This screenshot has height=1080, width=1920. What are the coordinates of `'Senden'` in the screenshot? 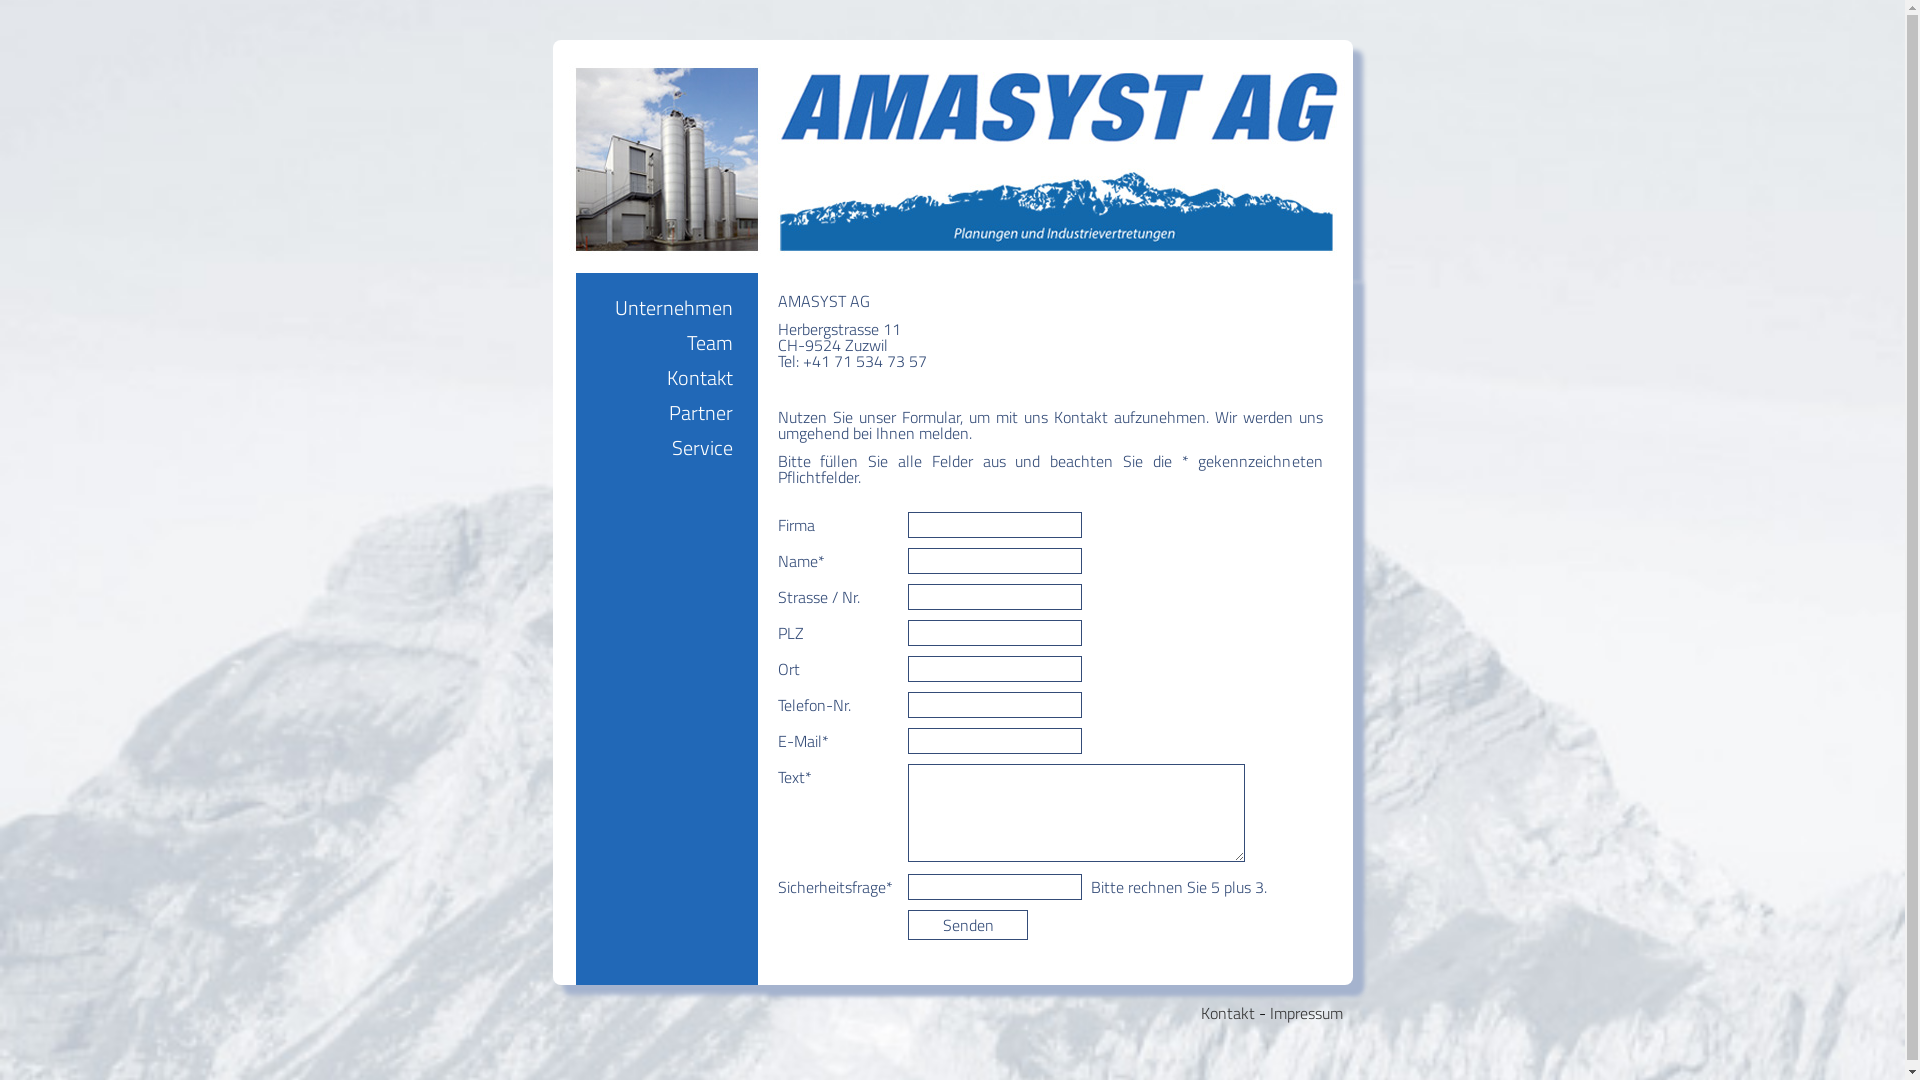 It's located at (968, 925).